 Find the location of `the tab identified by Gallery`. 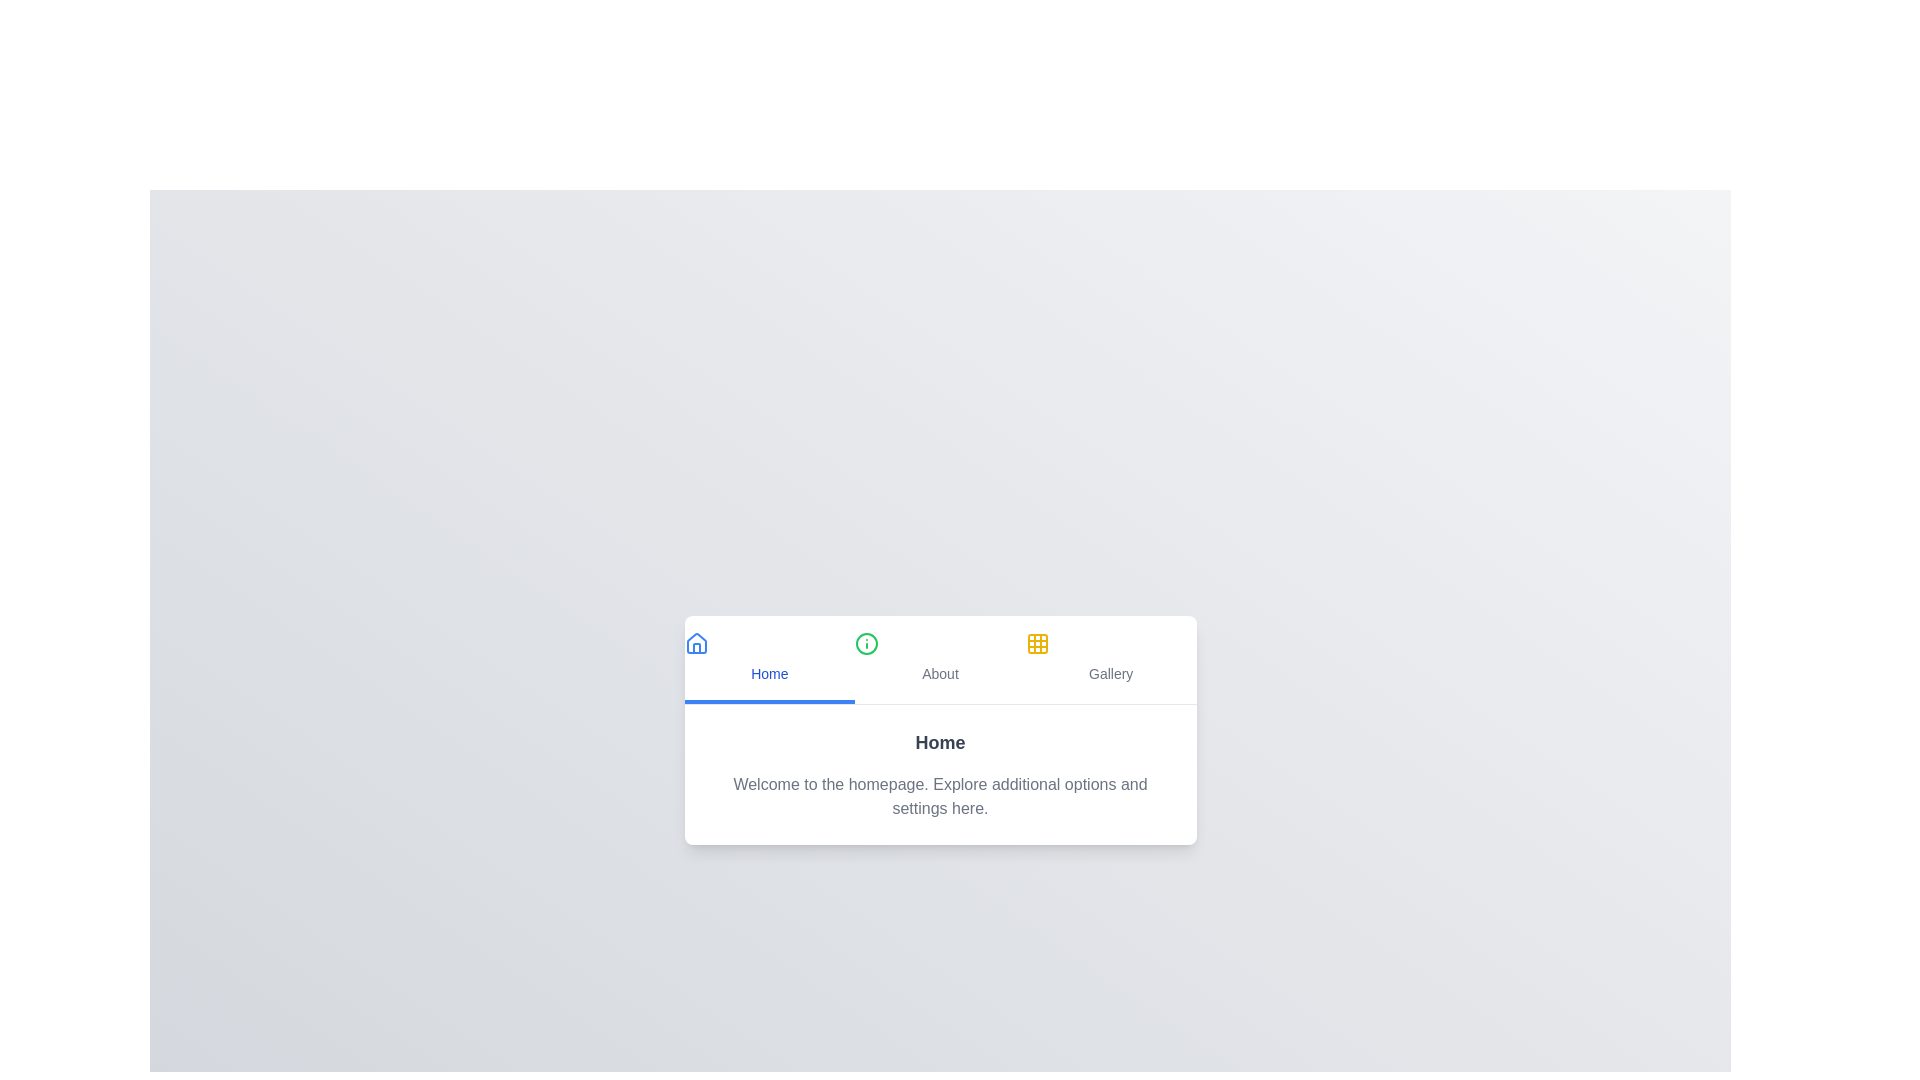

the tab identified by Gallery is located at coordinates (1110, 659).